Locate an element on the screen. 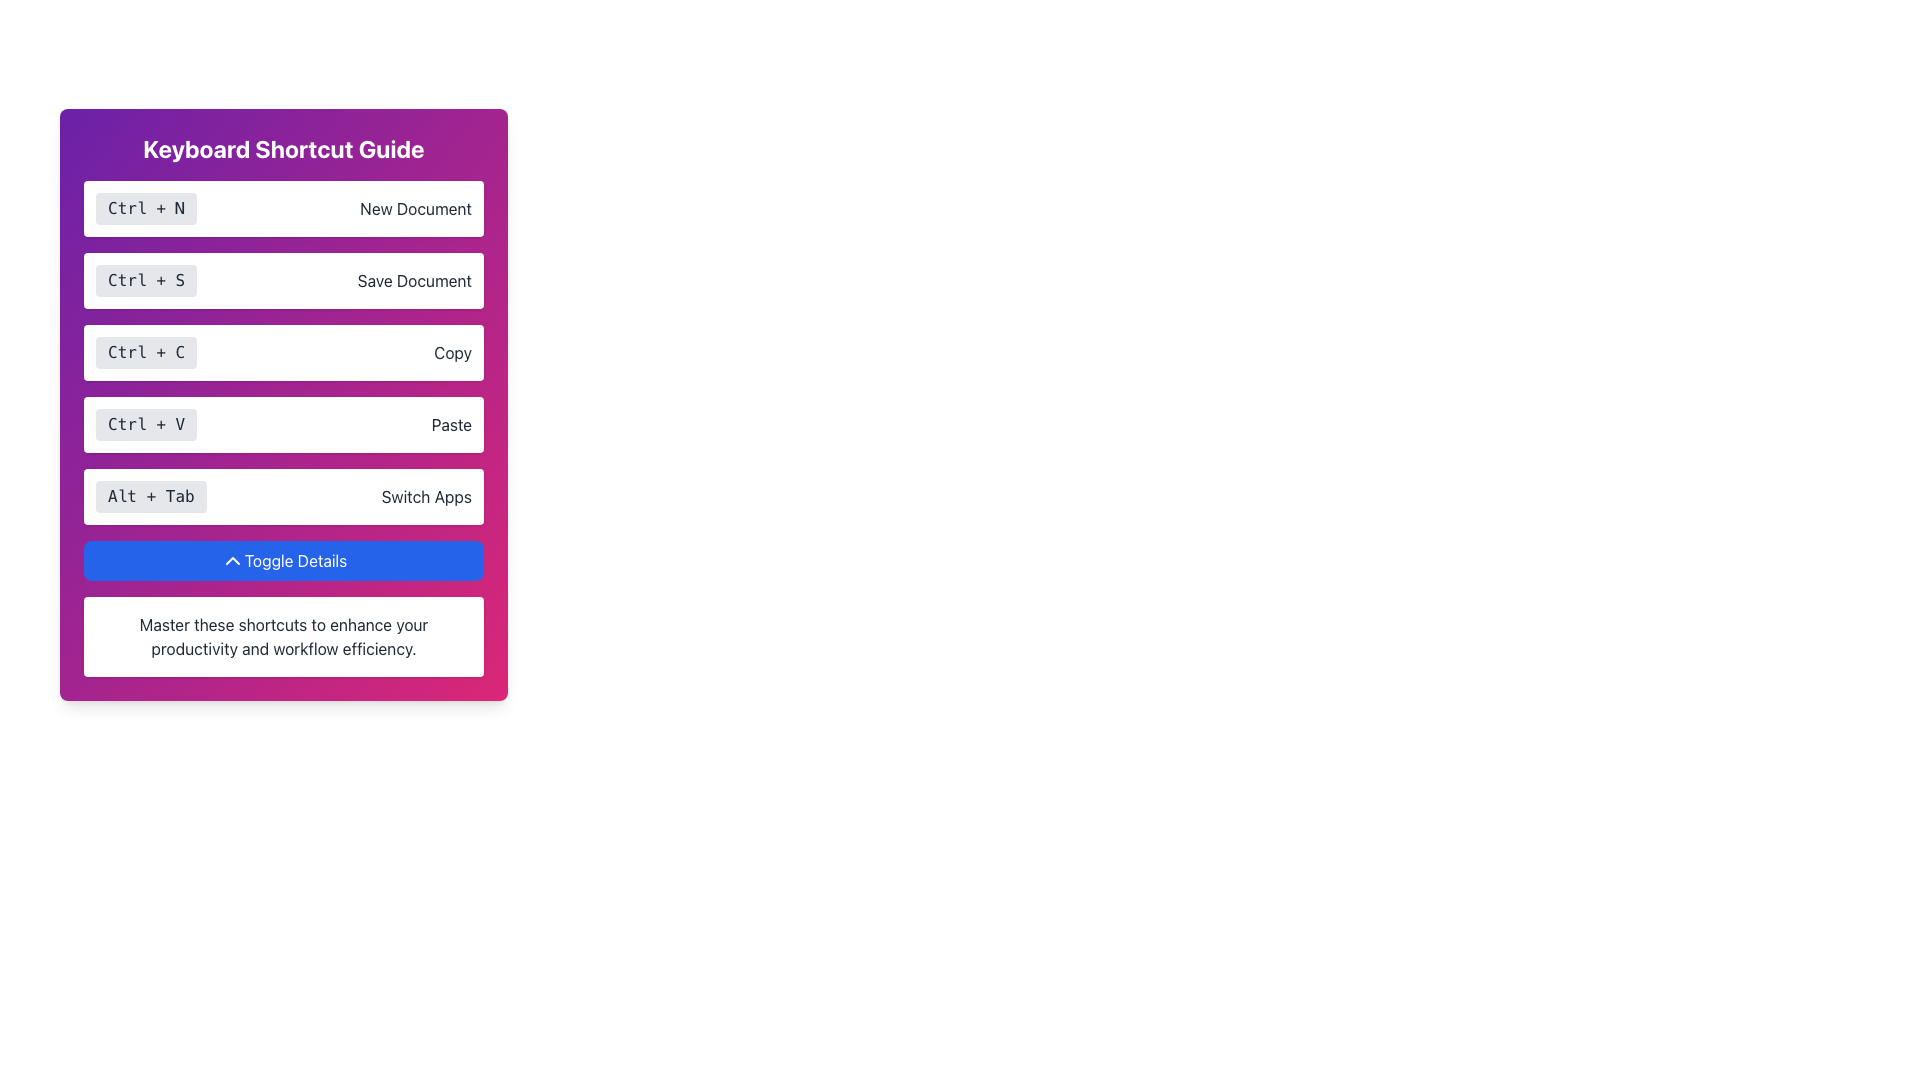 This screenshot has width=1920, height=1080. the button located near the bottom of the keyboard shortcuts guide is located at coordinates (282, 560).